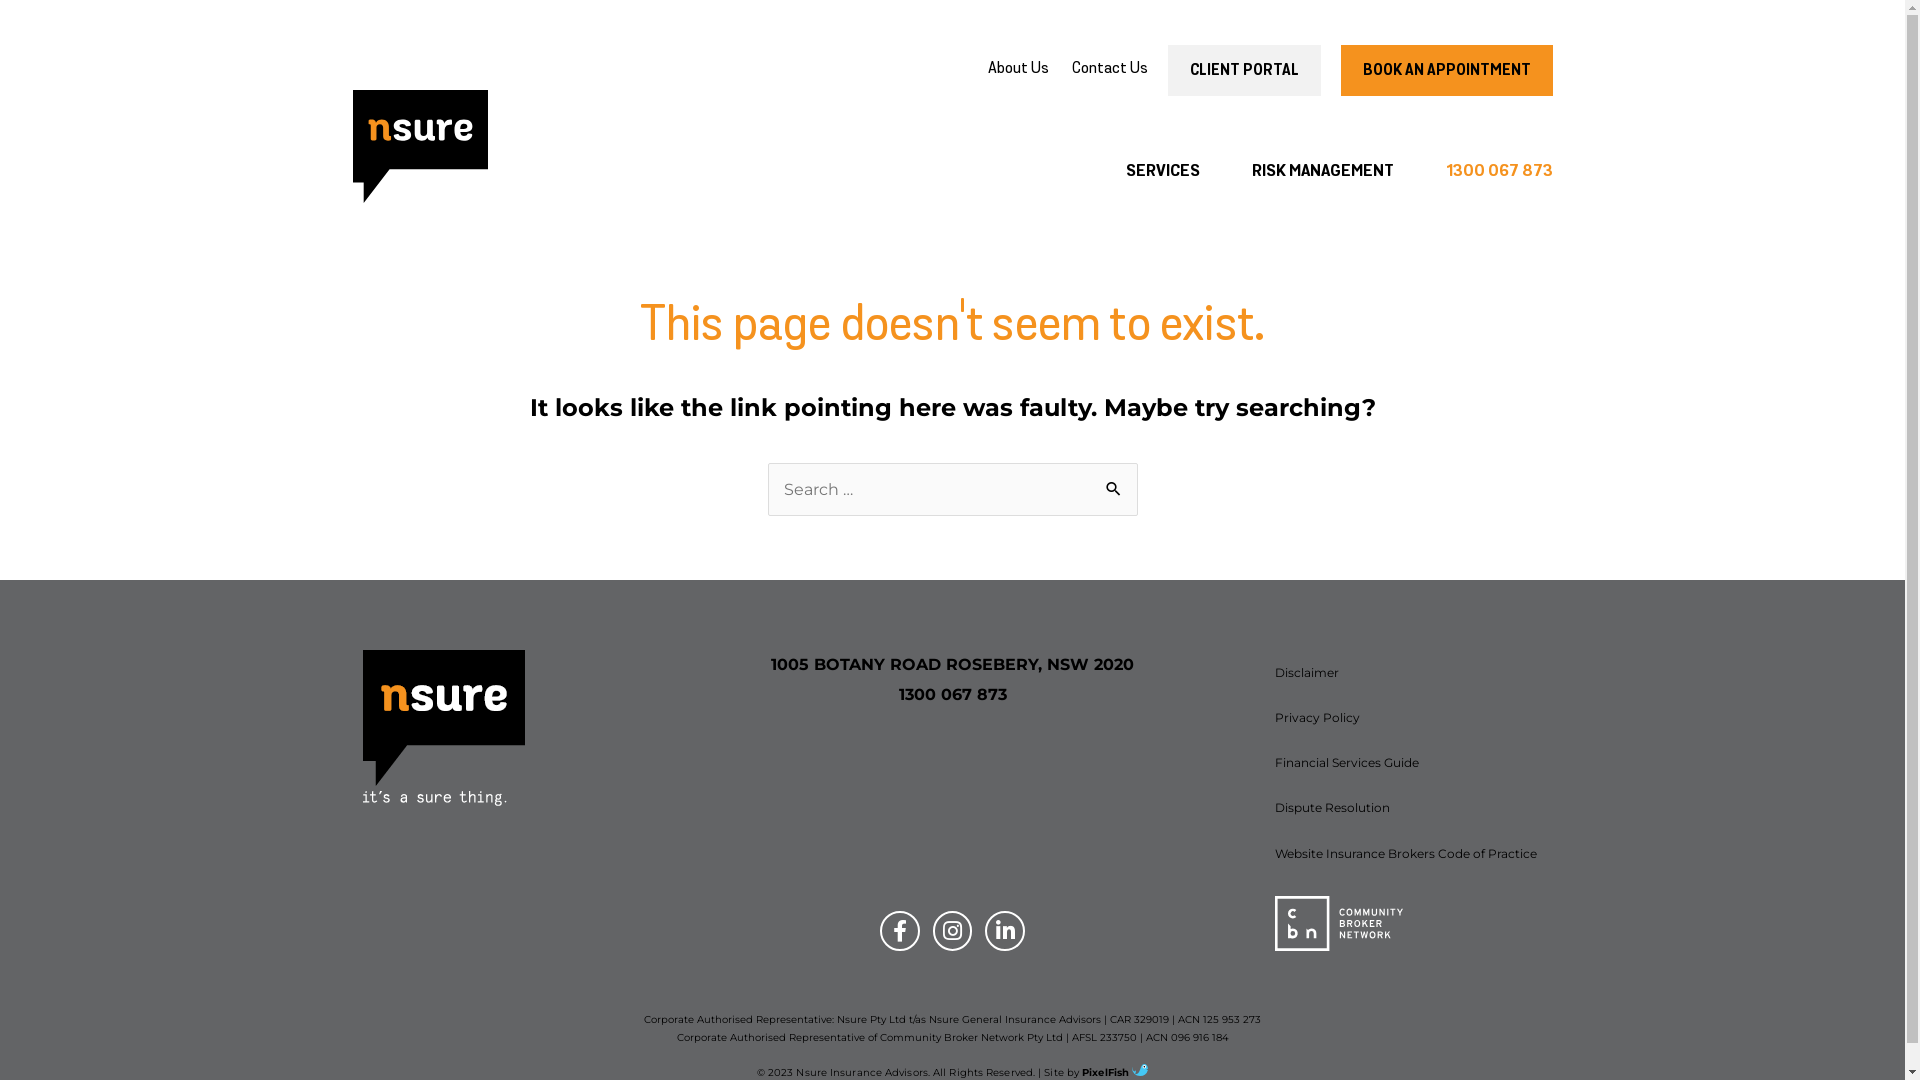 The width and height of the screenshot is (1920, 1080). What do you see at coordinates (1004, 930) in the screenshot?
I see `'Linkedin-in'` at bounding box center [1004, 930].